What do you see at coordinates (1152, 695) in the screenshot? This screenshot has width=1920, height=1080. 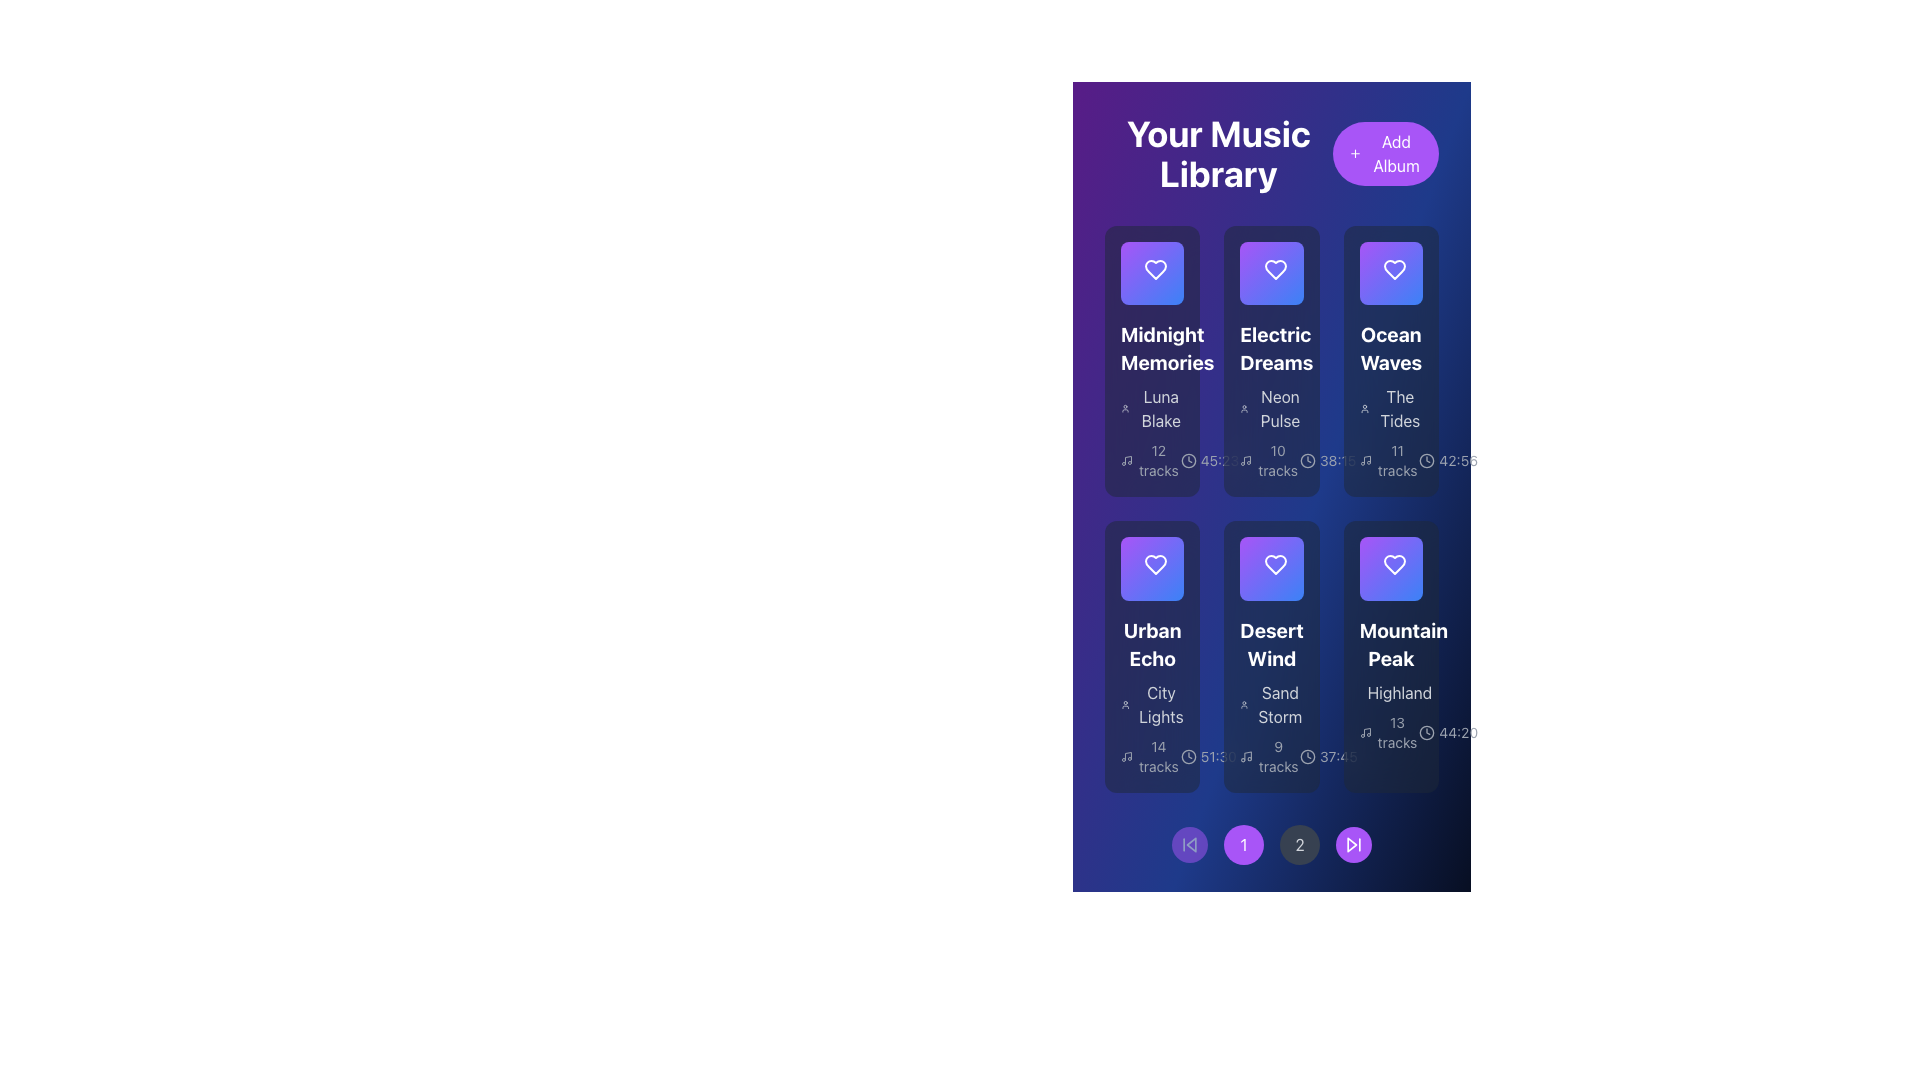 I see `the 'City Lights' text label, which is styled with a grey font color and located within the album card for 'Urban Echo' in the second row and first column` at bounding box center [1152, 695].